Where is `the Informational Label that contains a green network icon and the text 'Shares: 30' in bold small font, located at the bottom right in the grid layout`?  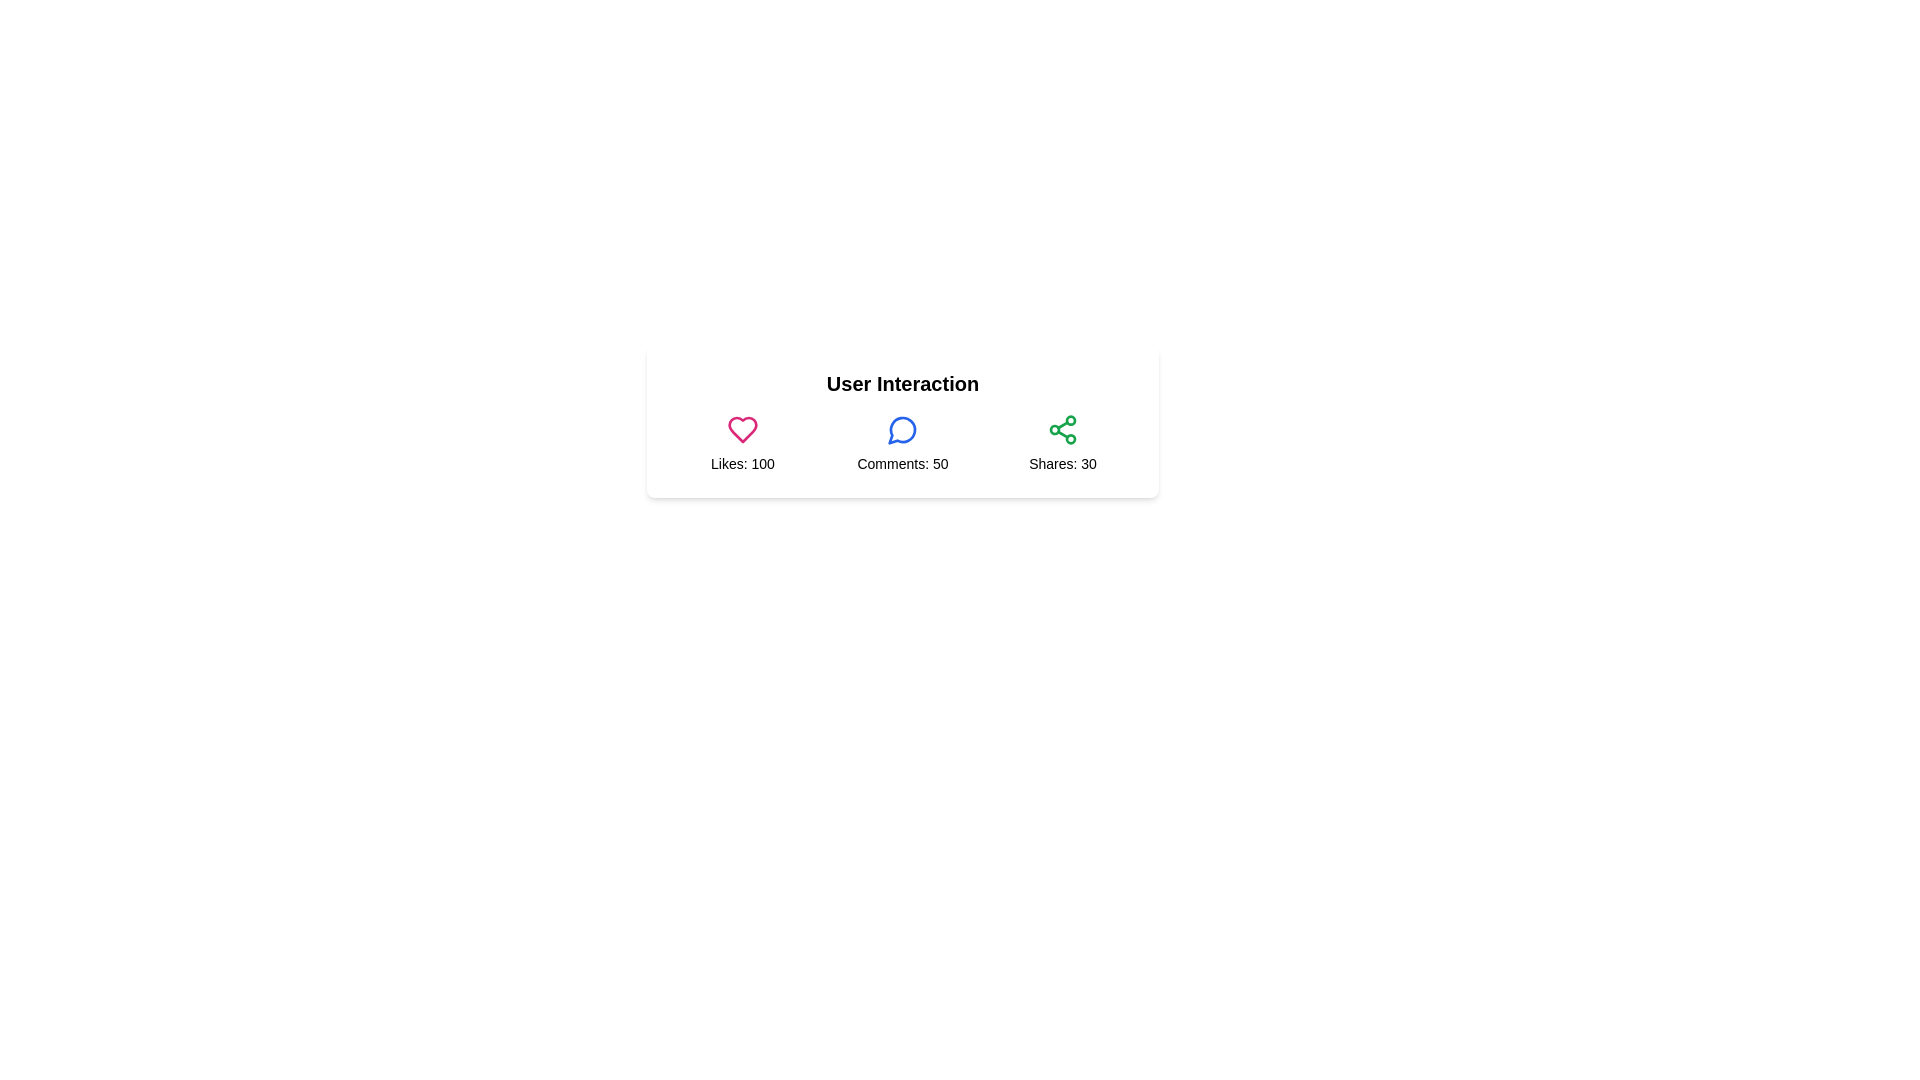
the Informational Label that contains a green network icon and the text 'Shares: 30' in bold small font, located at the bottom right in the grid layout is located at coordinates (1061, 442).